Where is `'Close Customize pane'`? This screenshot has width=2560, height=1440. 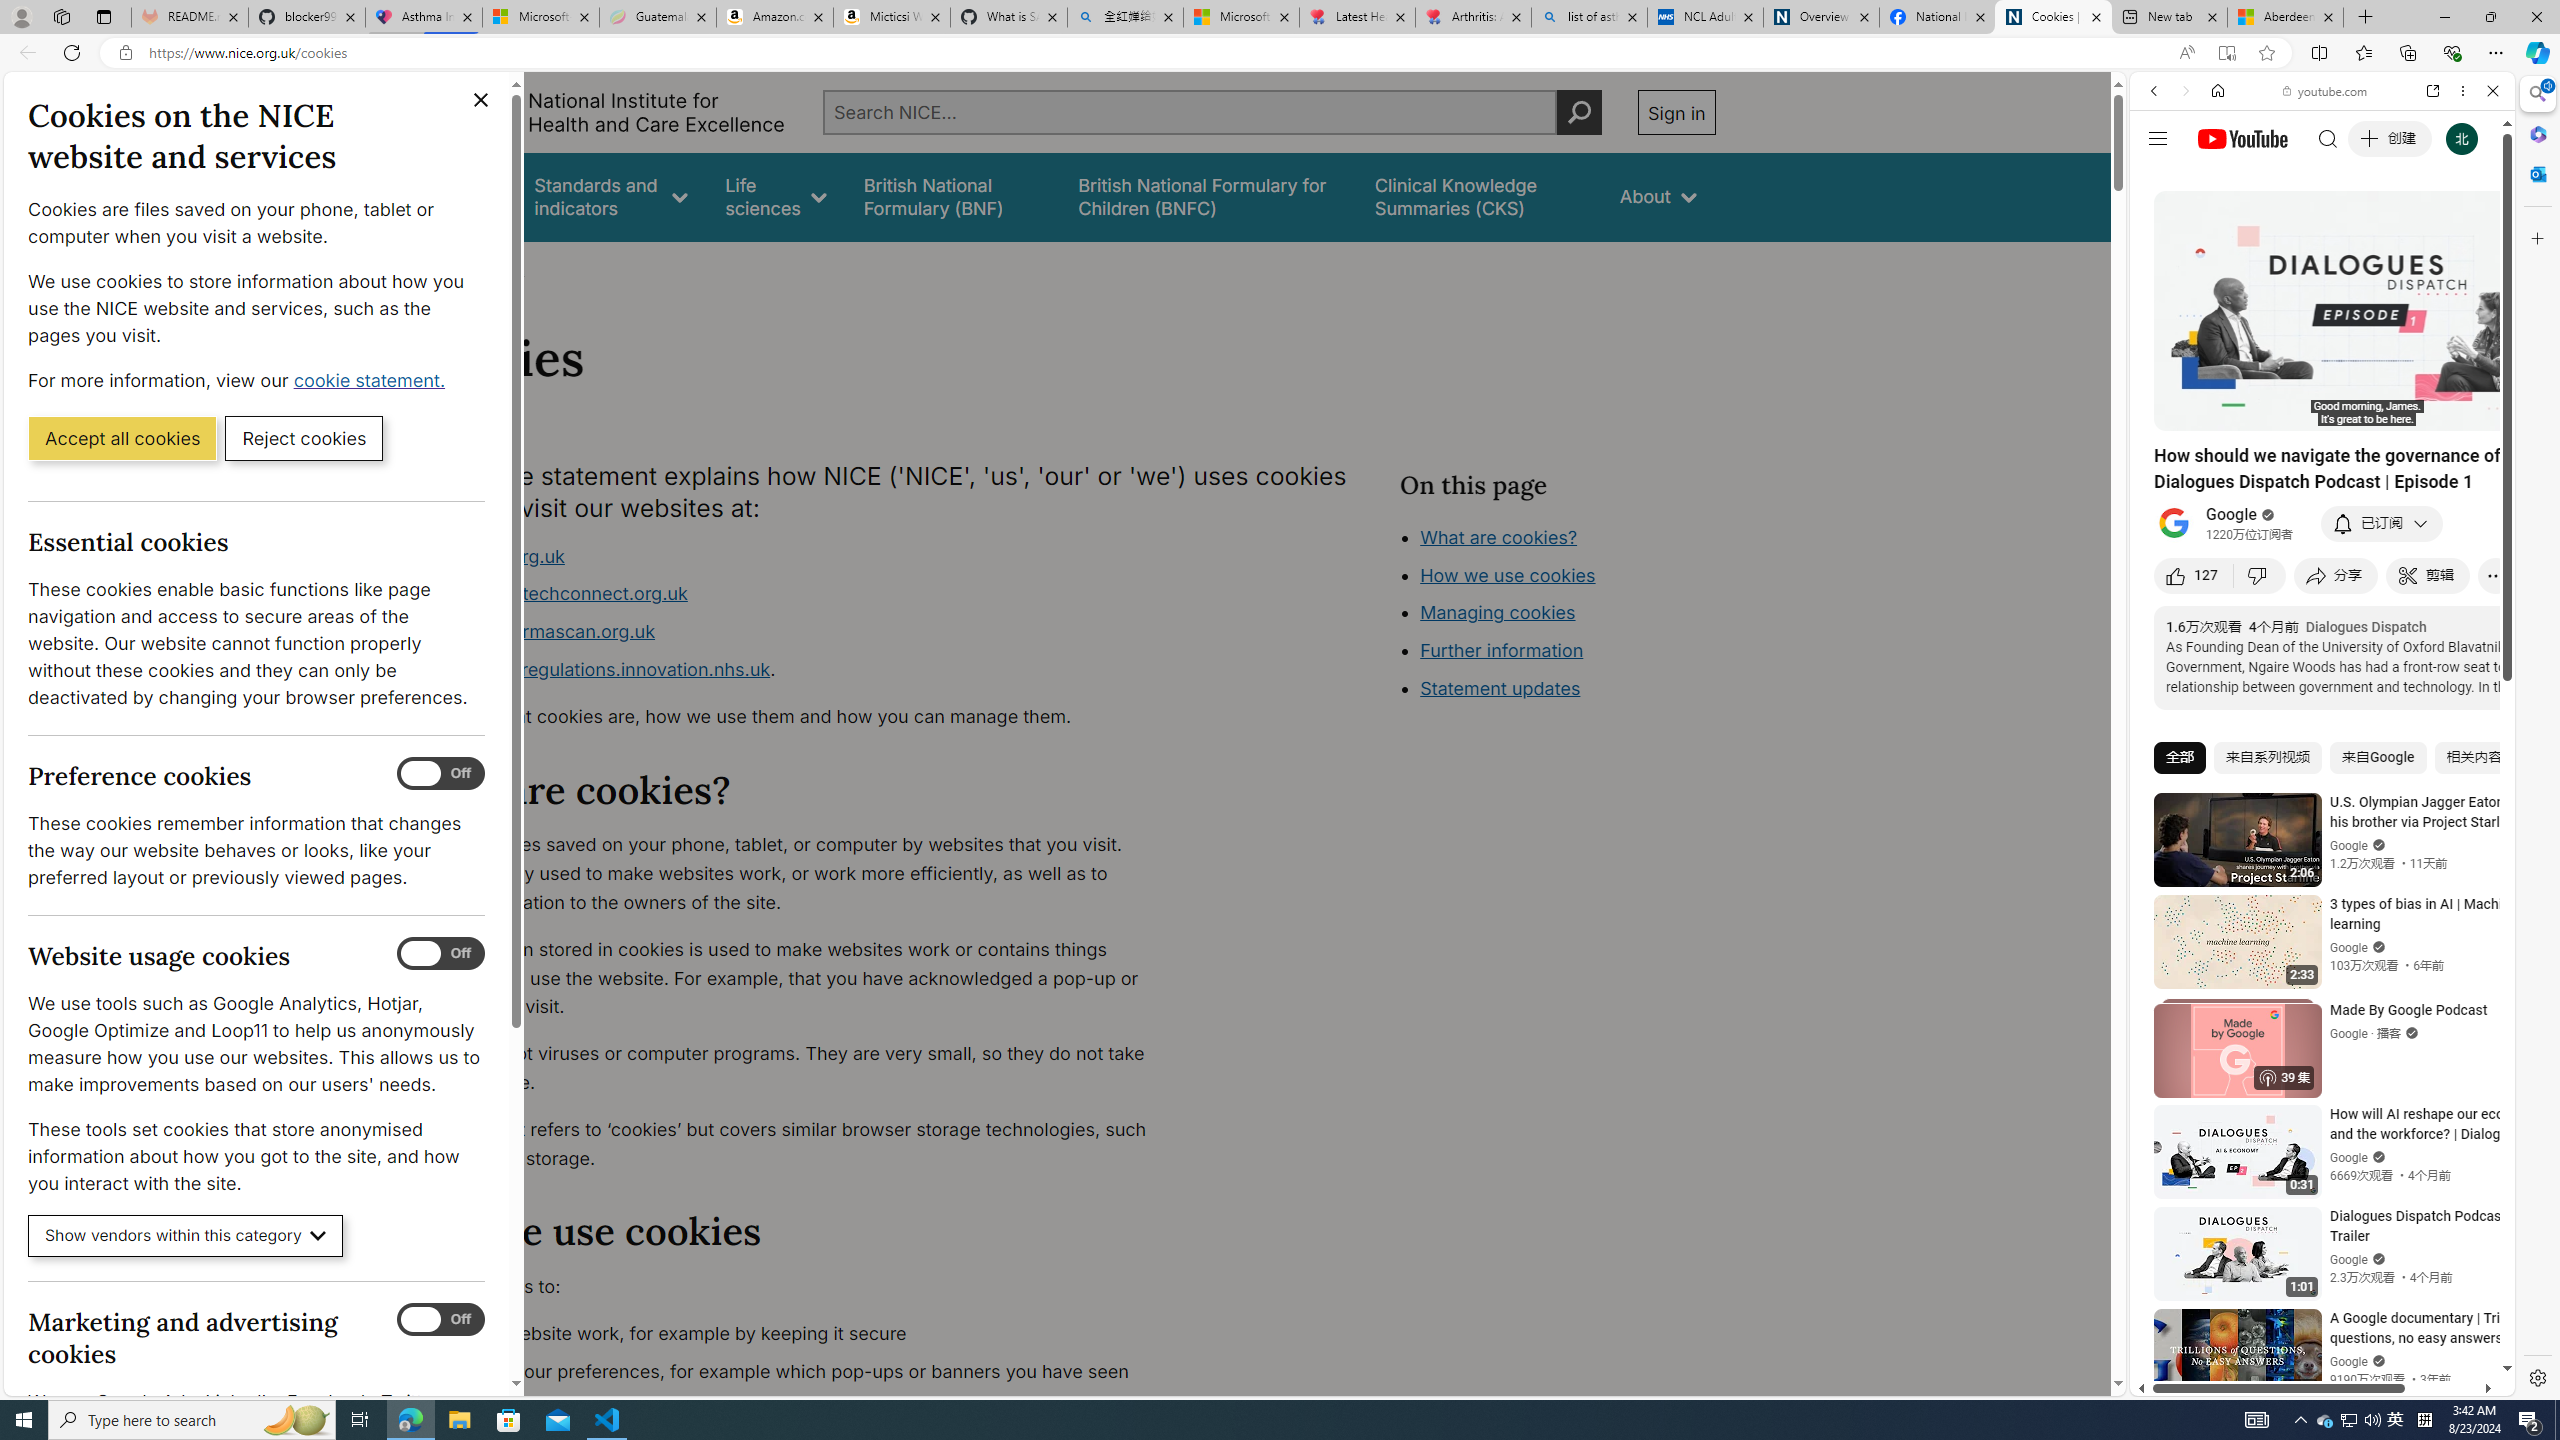 'Close Customize pane' is located at coordinates (2535, 237).